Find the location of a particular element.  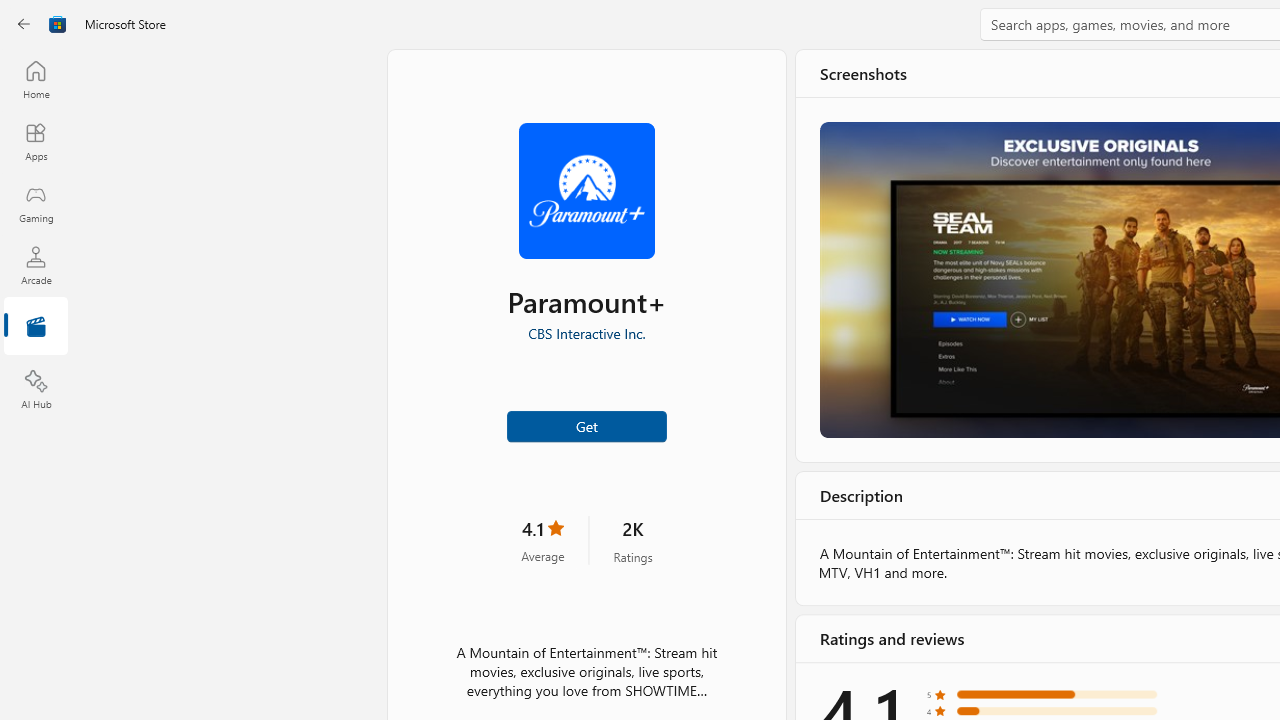

'Back' is located at coordinates (24, 24).